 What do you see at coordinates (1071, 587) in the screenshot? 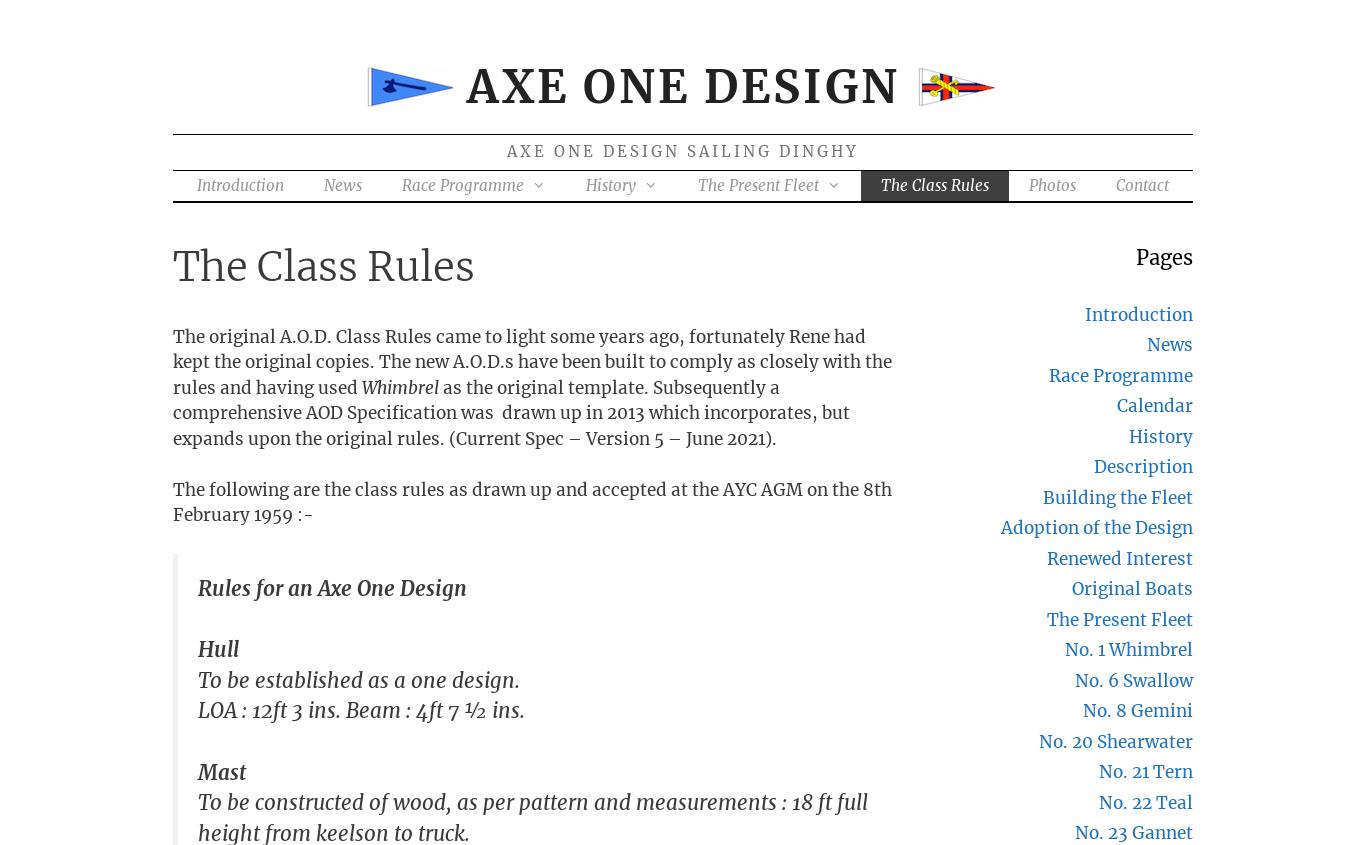
I see `'Original Boats'` at bounding box center [1071, 587].